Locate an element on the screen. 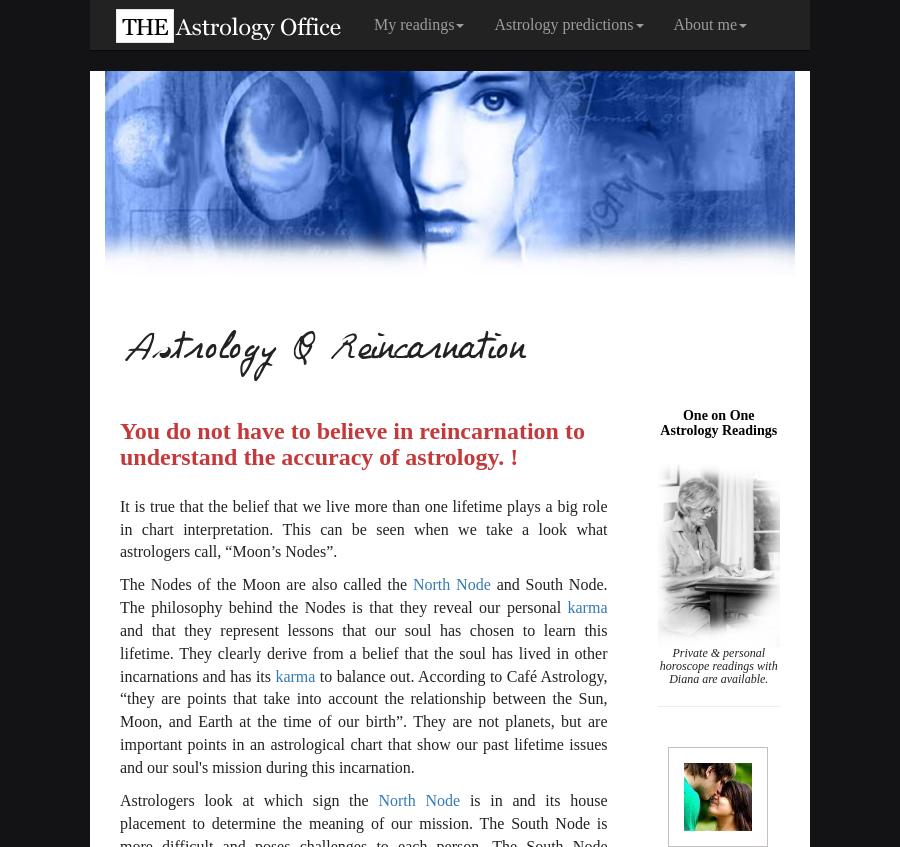  'Astrology & Reincarnation' is located at coordinates (323, 348).